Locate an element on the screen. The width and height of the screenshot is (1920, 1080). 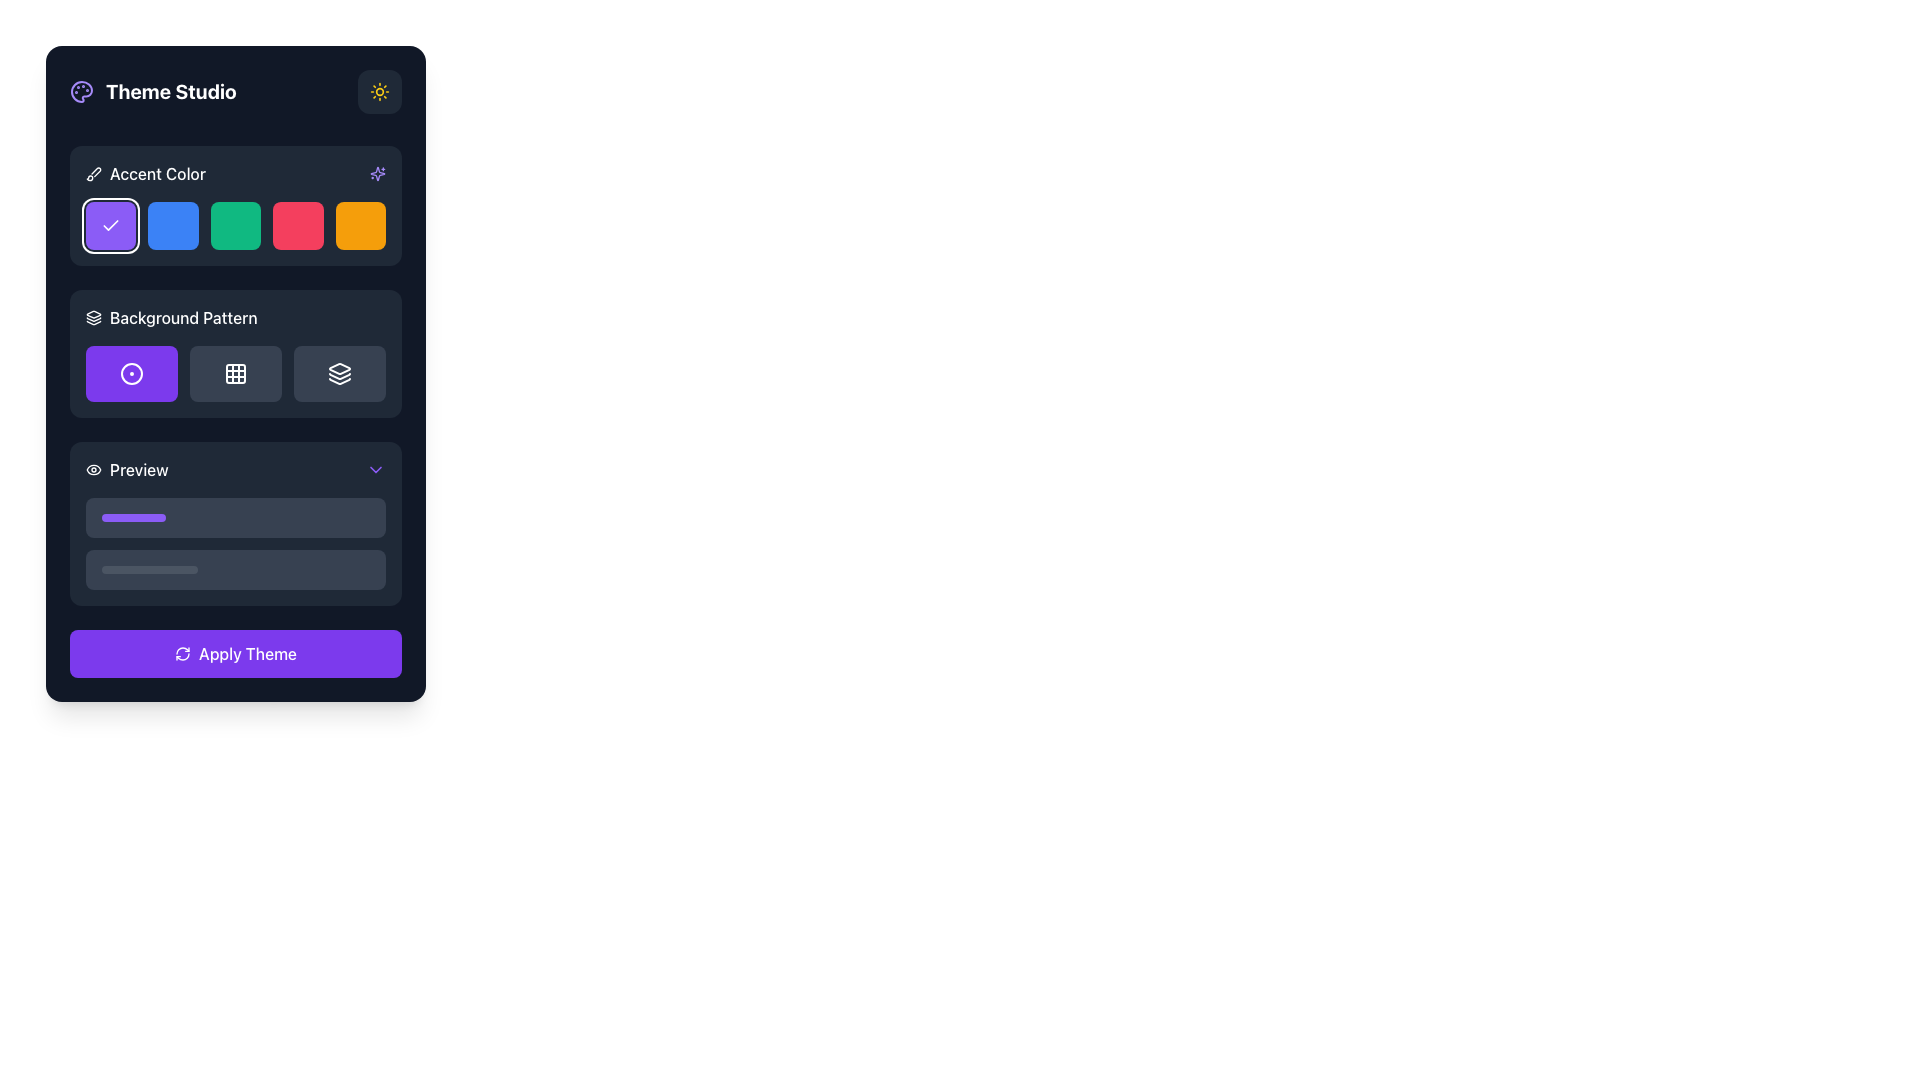
the small checkmark icon with a white stroke on a transparent background located inside the violet circular button under the 'Accent Color' label is located at coordinates (110, 225).